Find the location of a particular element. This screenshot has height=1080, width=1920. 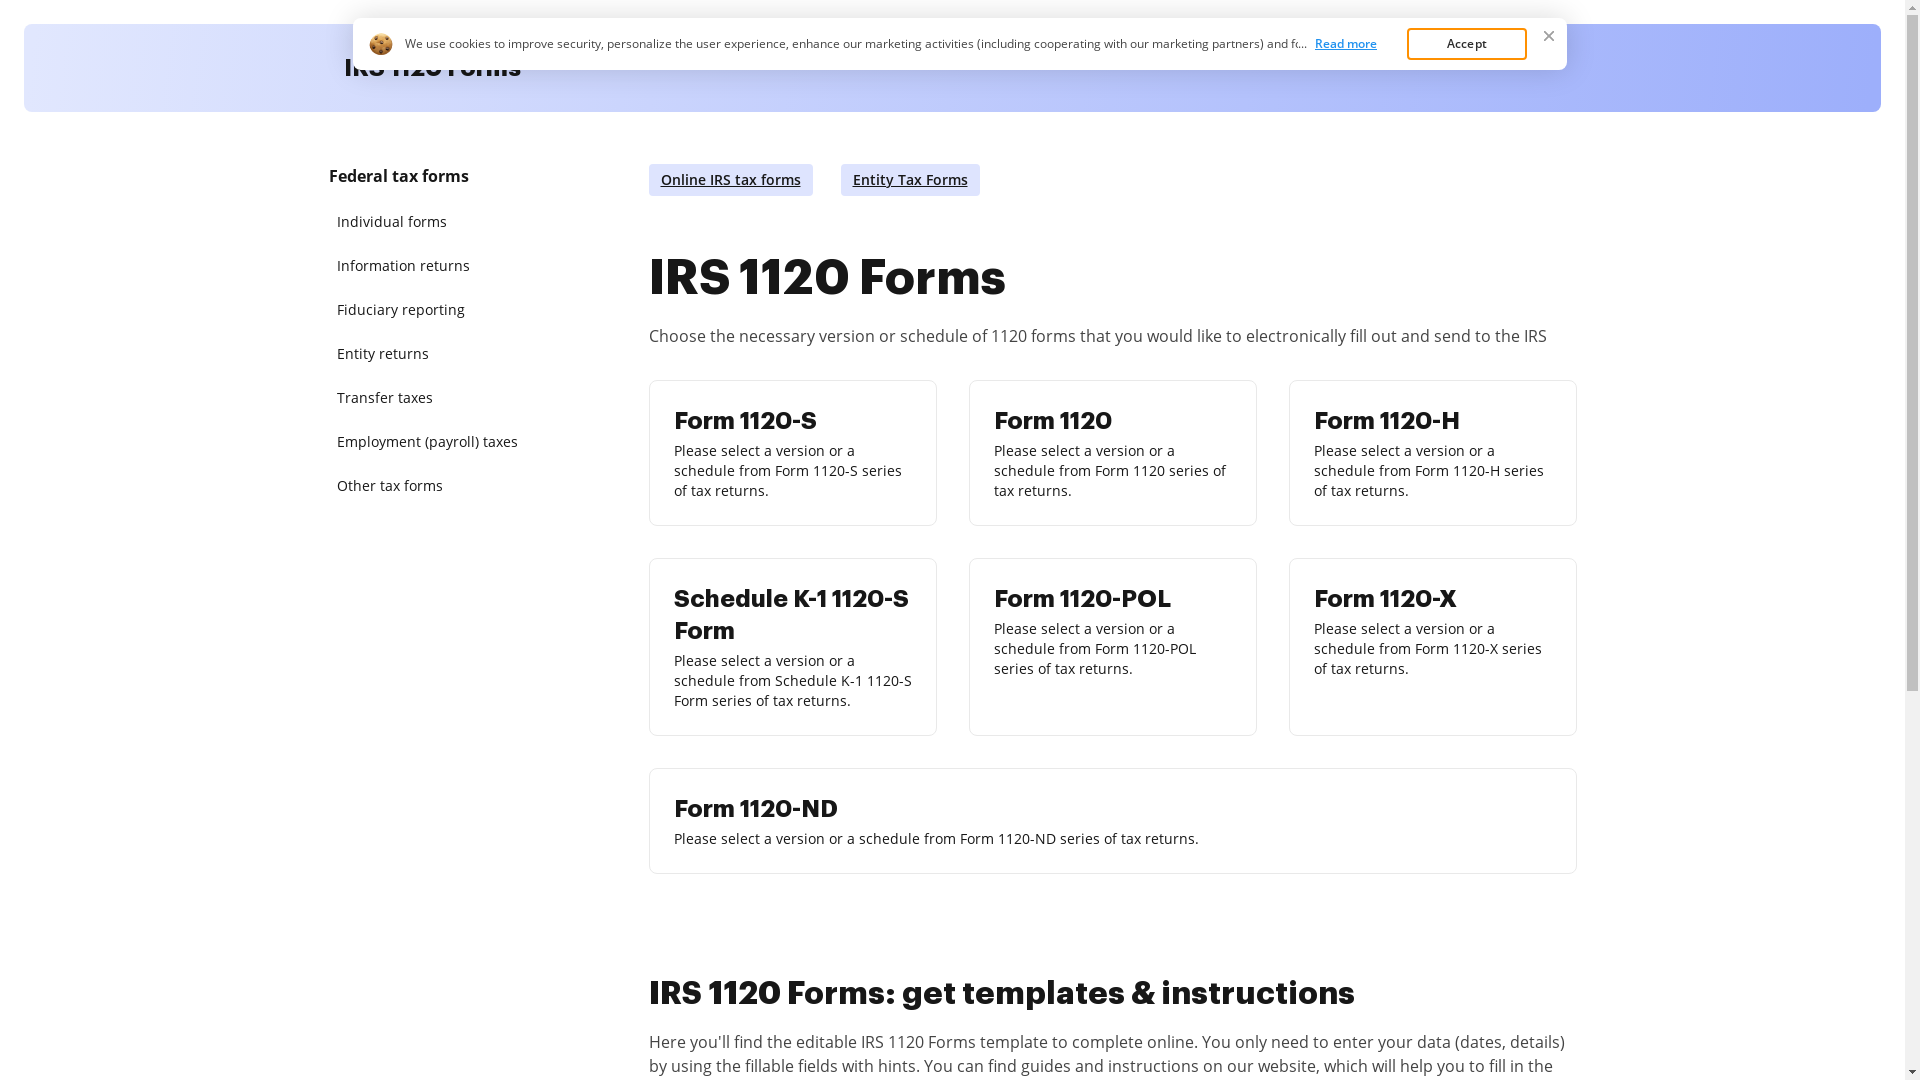

'Online IRS tax forms' is located at coordinates (728, 180).